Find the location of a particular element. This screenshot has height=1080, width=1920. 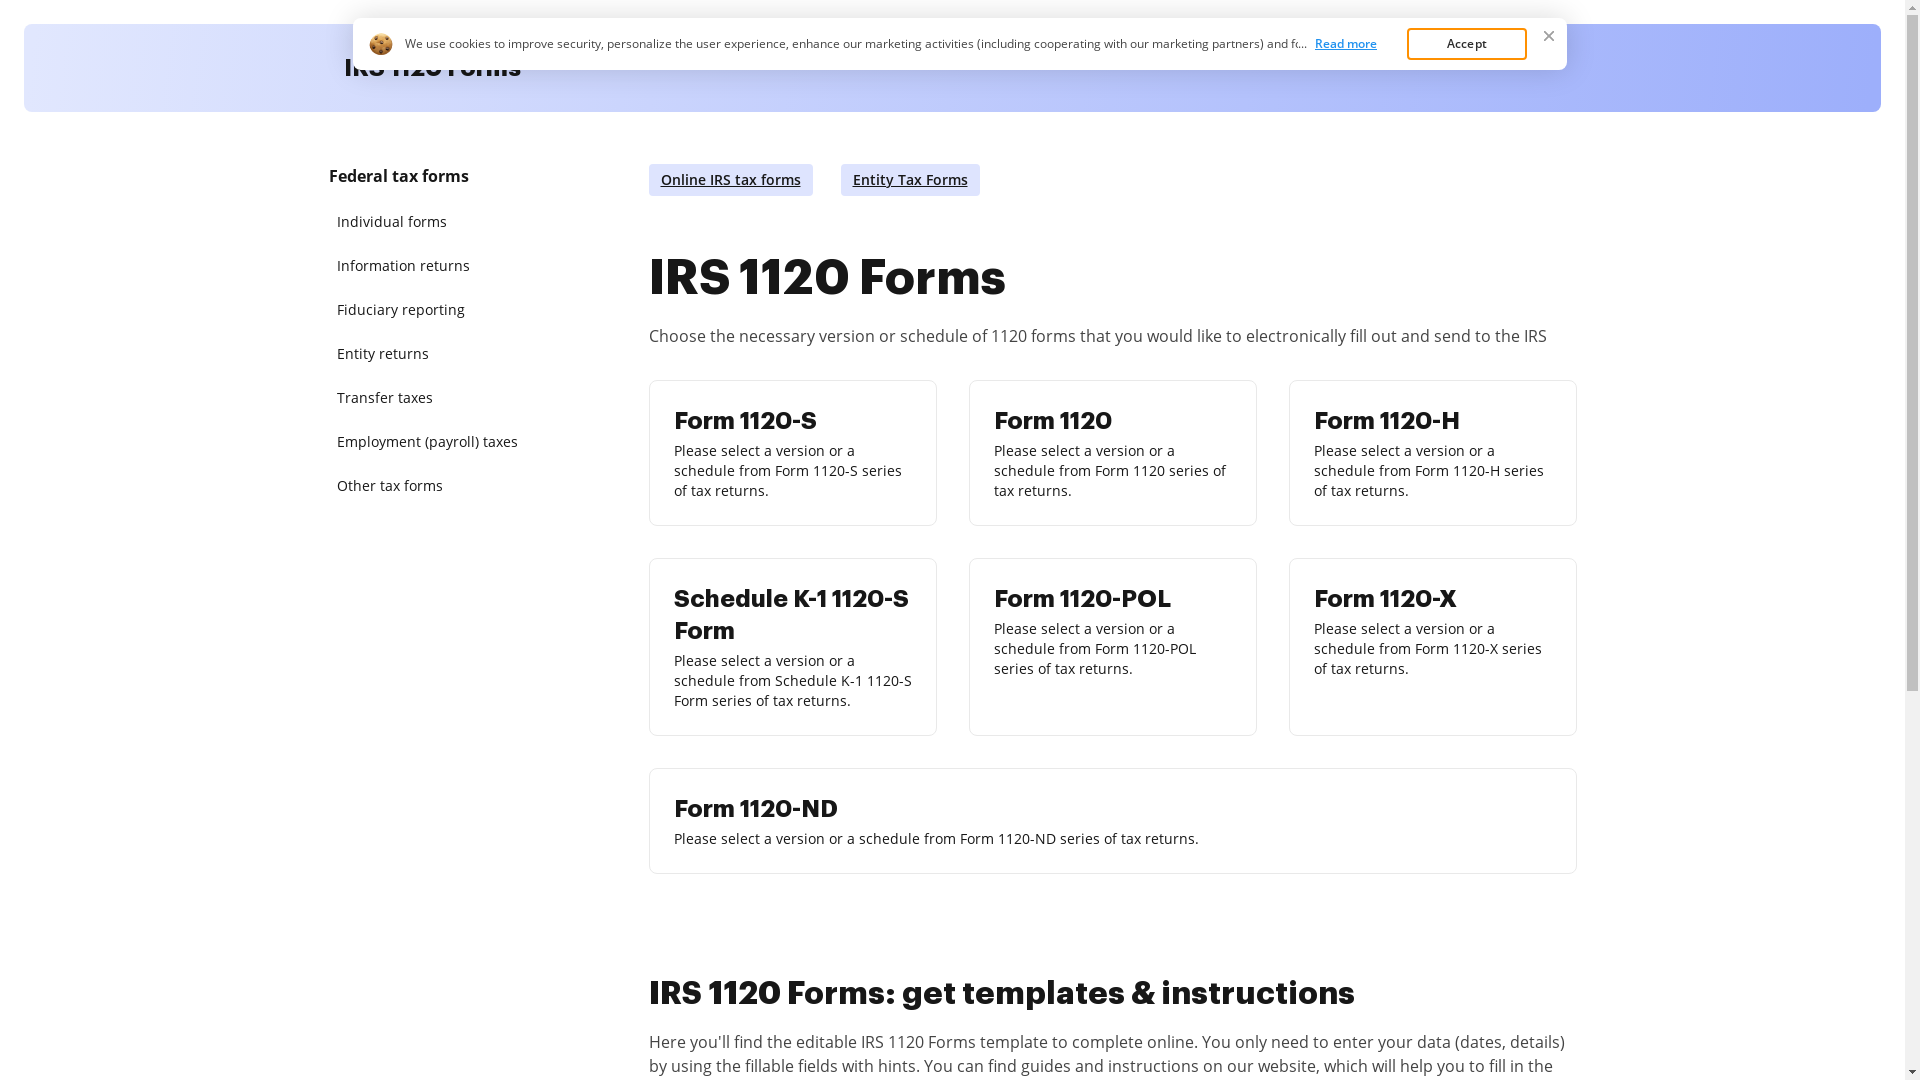

'Online IRS tax forms' is located at coordinates (728, 180).